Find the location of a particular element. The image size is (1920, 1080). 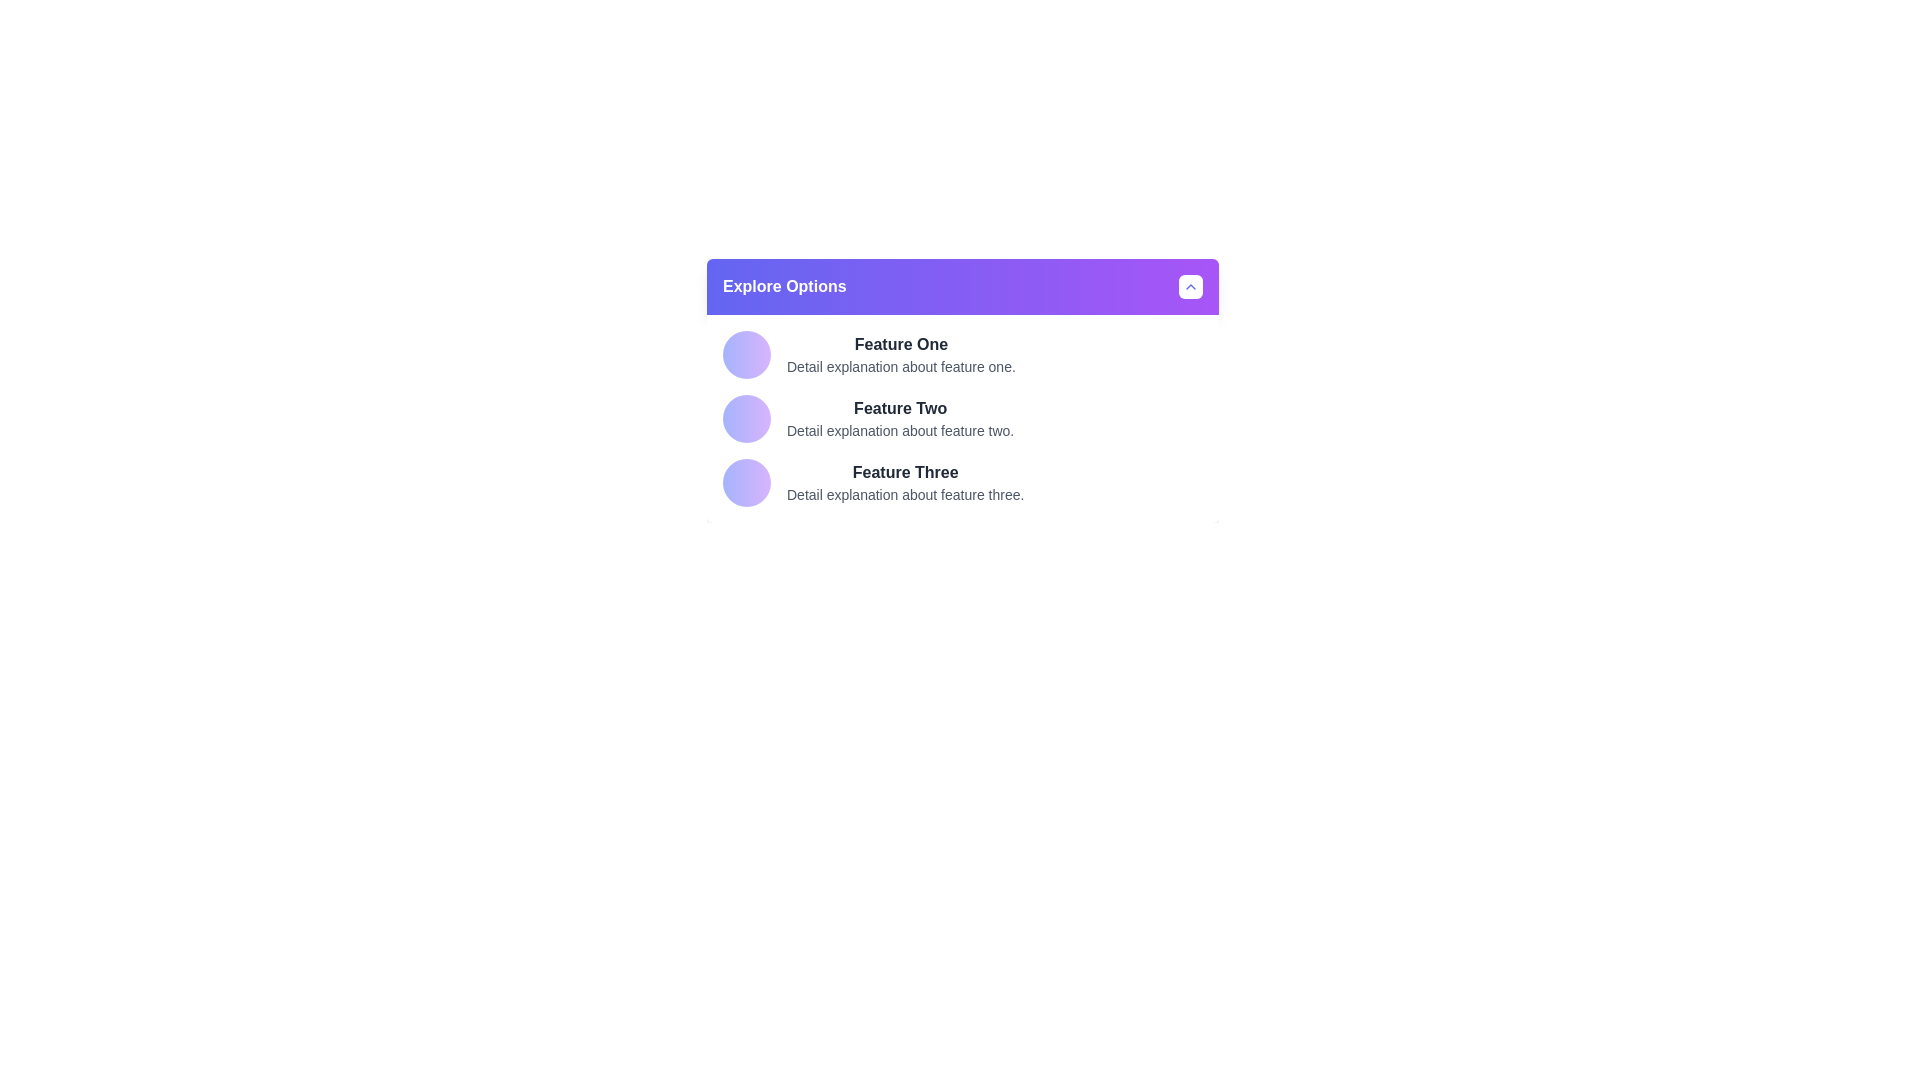

the small upward arrow button in the top-right corner of the 'Explore Options' header is located at coordinates (1190, 286).